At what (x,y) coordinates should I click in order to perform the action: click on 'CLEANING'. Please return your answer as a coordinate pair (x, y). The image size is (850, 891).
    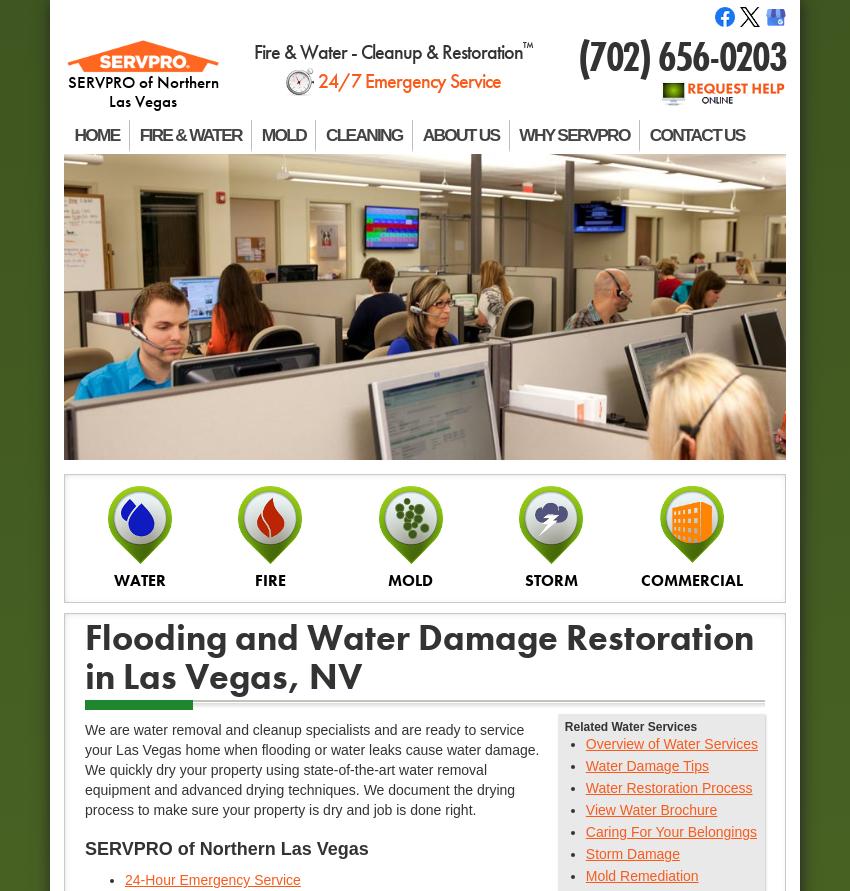
    Looking at the image, I should click on (362, 133).